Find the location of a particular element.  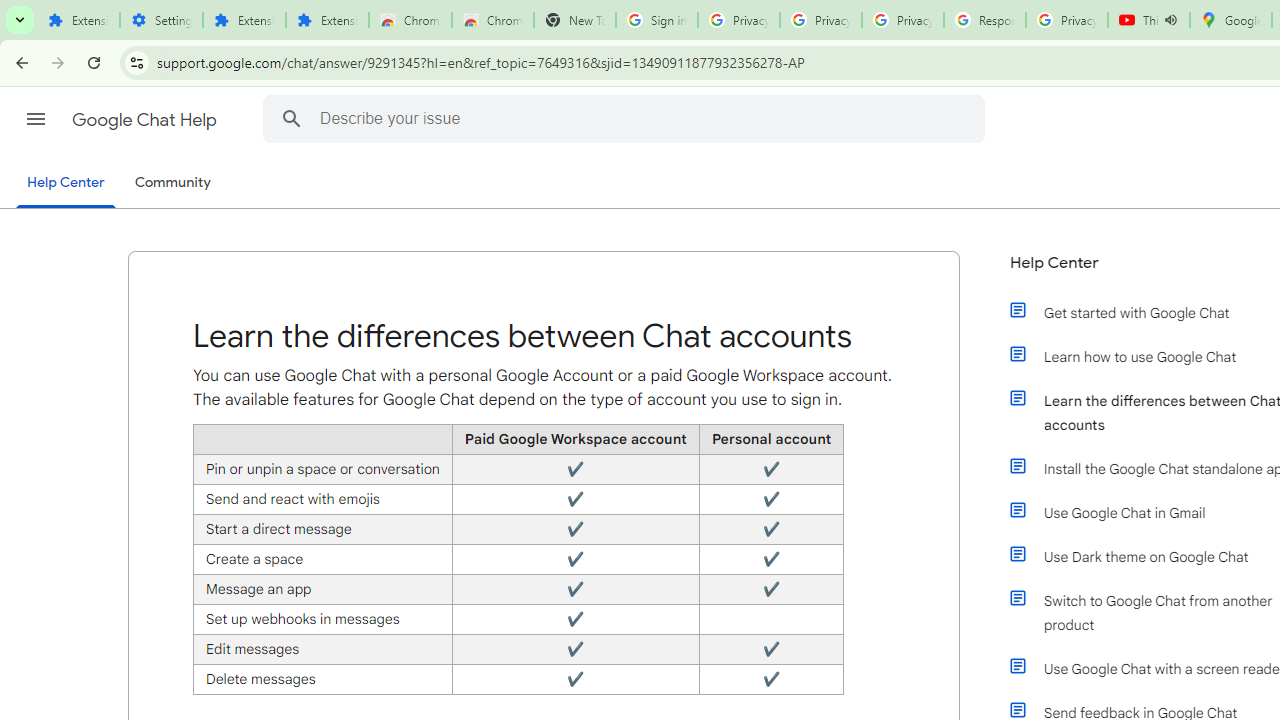

'Help Center' is located at coordinates (65, 183).